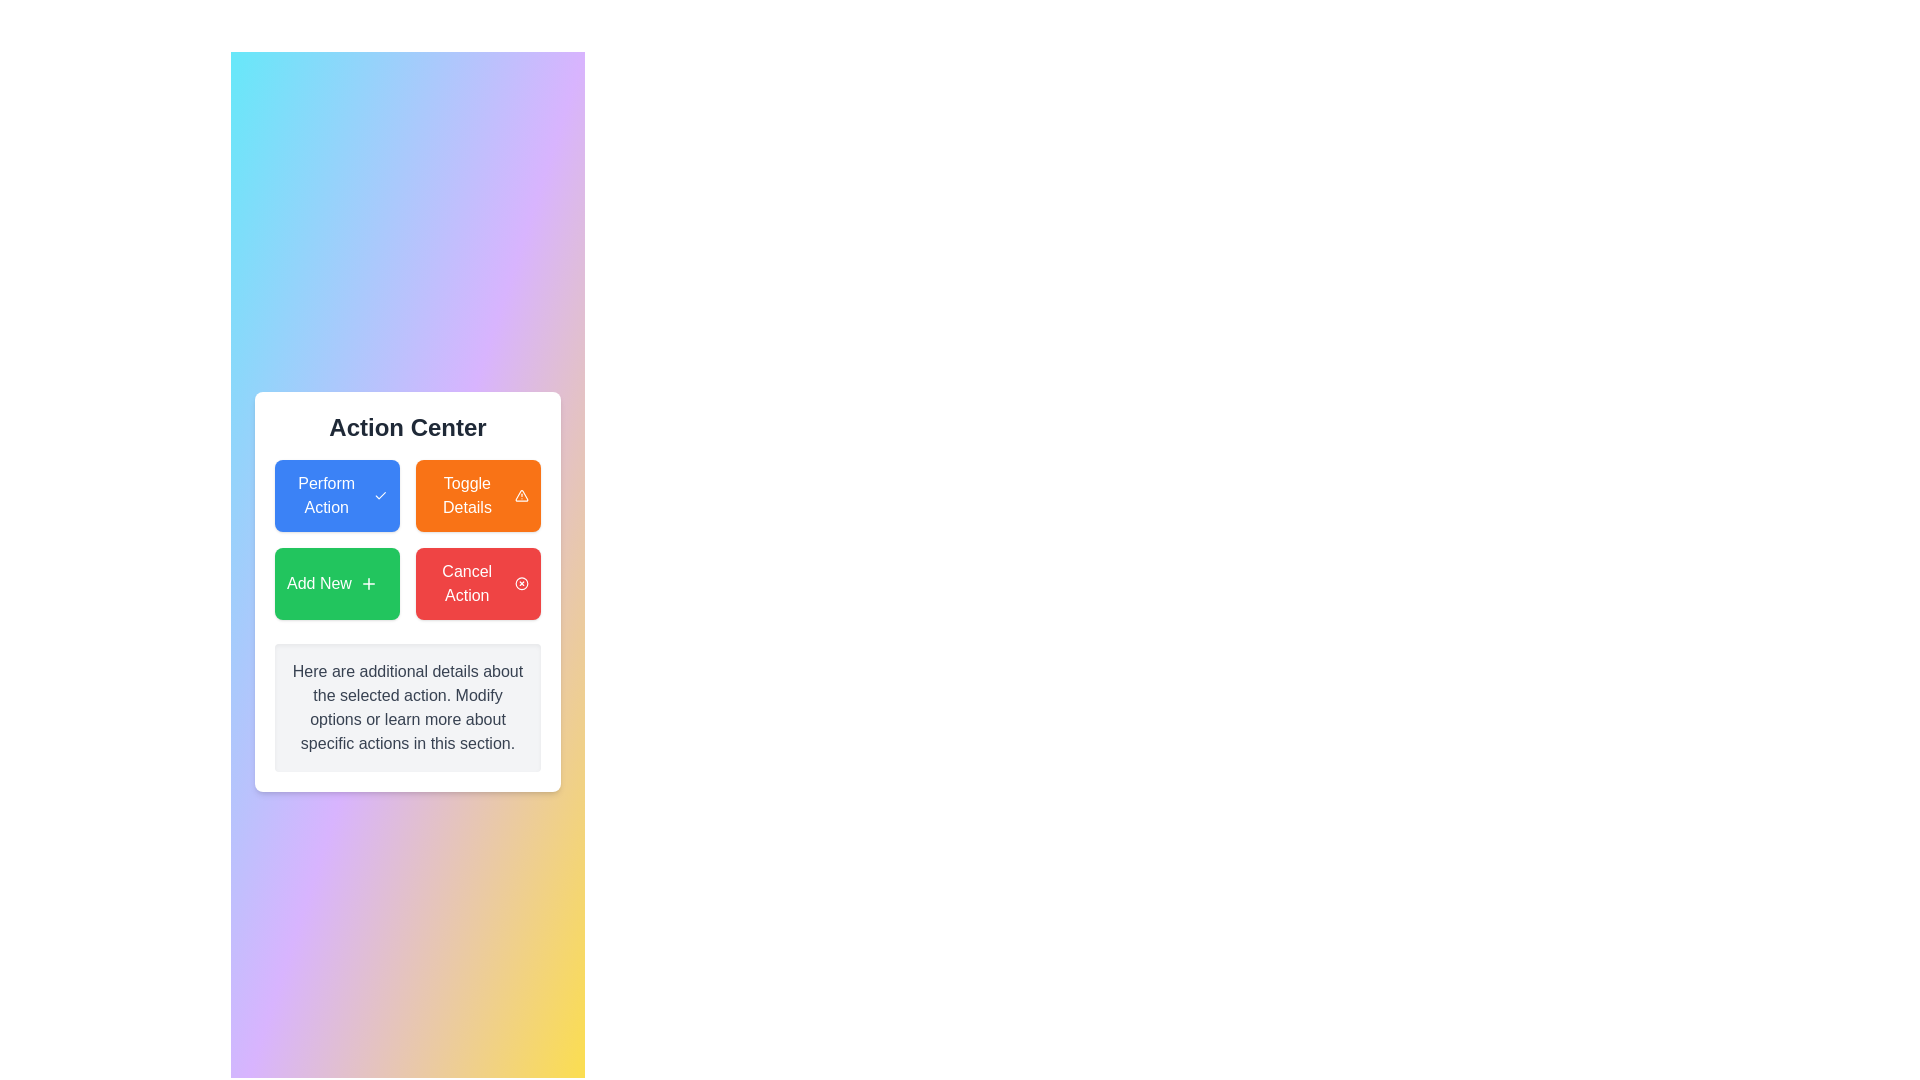 The image size is (1920, 1080). I want to click on text from the informational text box located at the bottom of the 'Action Center' panel, directly below the four action buttons, so click(407, 707).